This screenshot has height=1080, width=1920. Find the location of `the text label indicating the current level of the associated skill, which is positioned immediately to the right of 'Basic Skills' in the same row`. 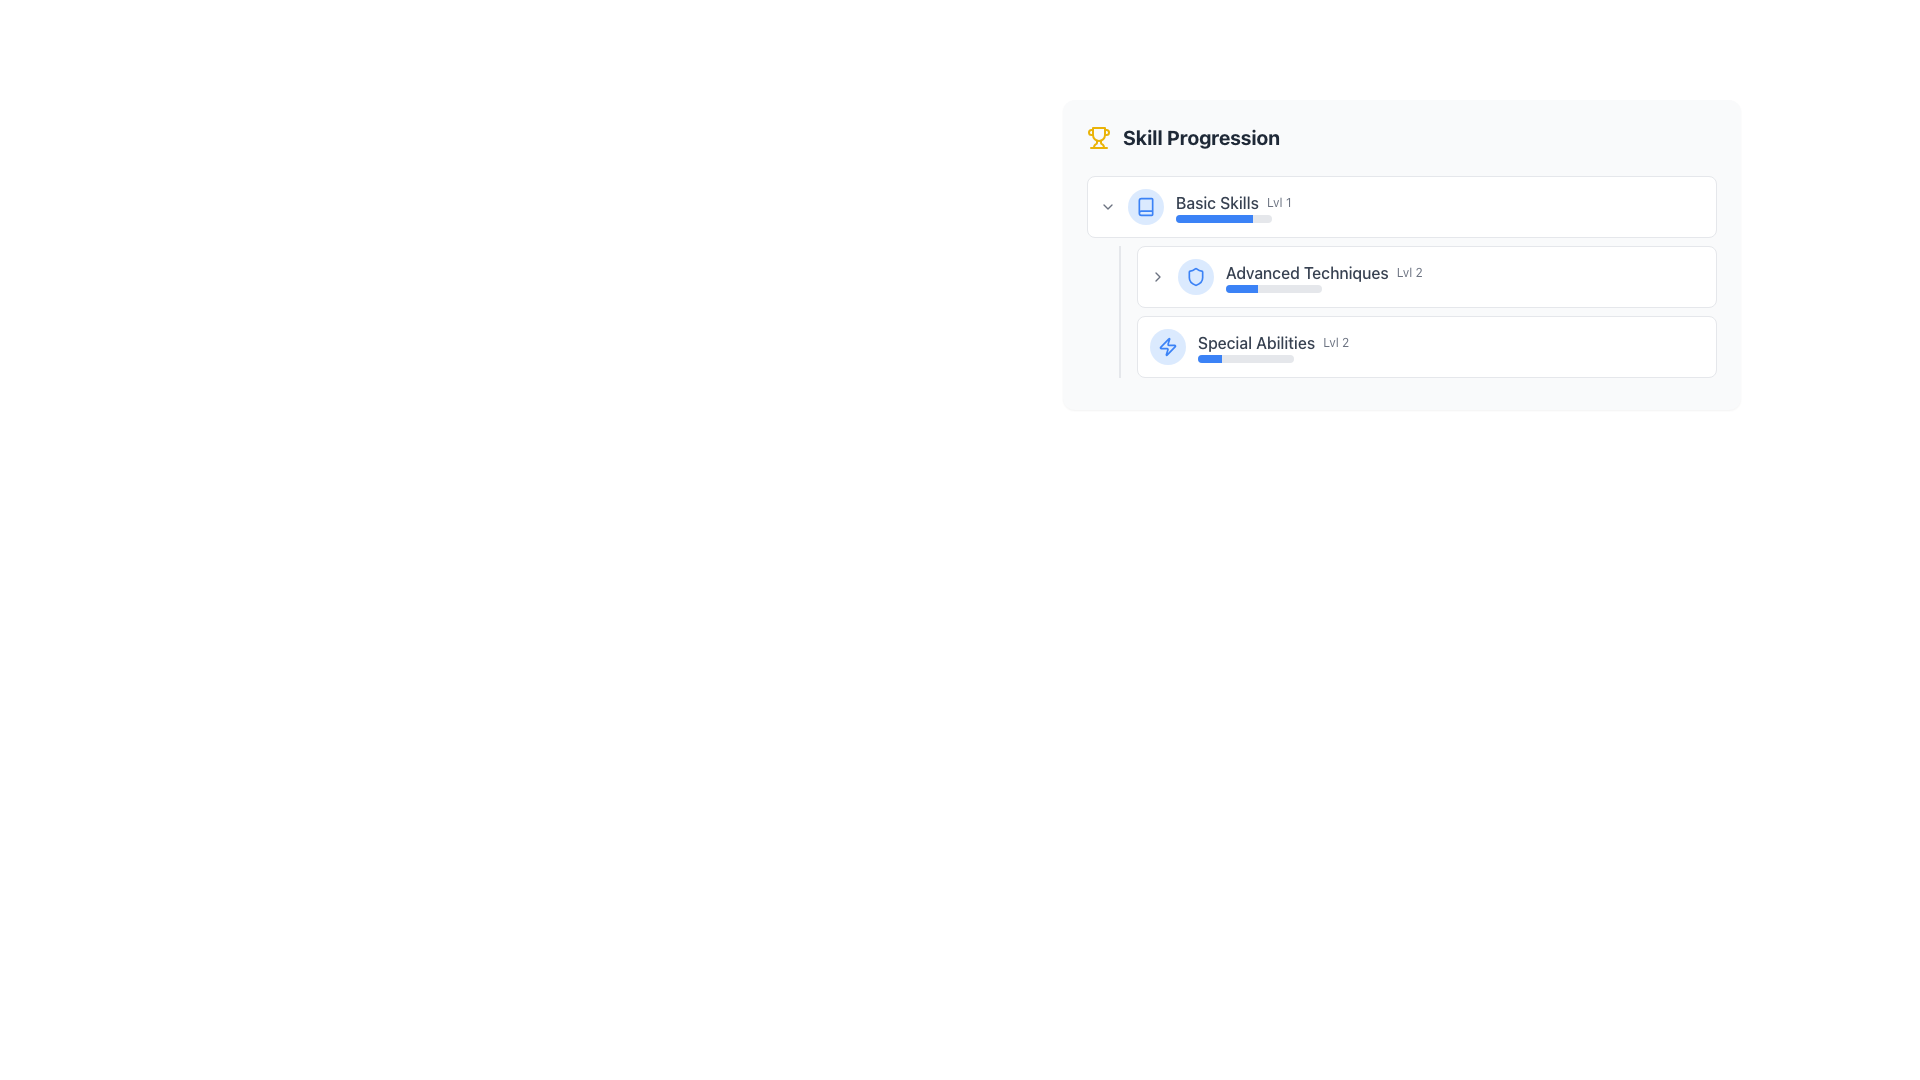

the text label indicating the current level of the associated skill, which is positioned immediately to the right of 'Basic Skills' in the same row is located at coordinates (1278, 203).